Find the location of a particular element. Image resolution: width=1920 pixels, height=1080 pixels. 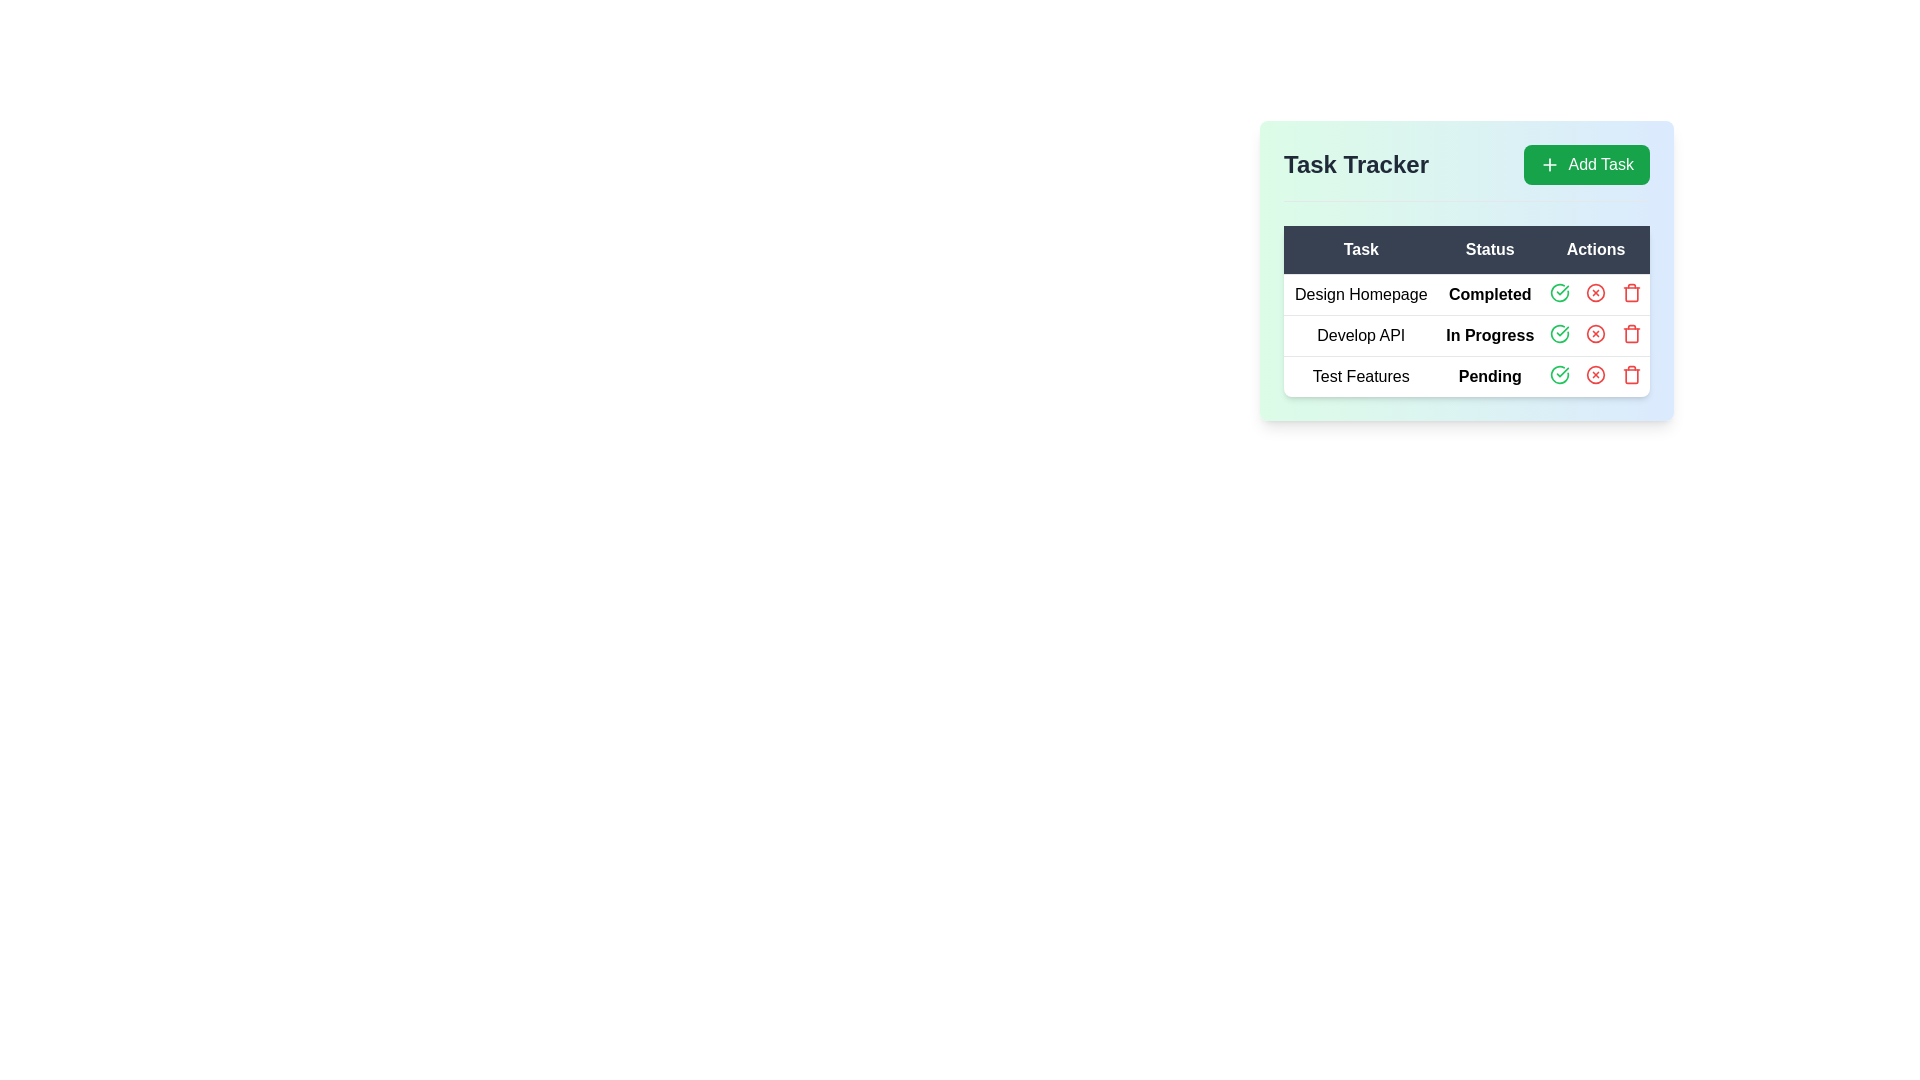

the cancel icon button for the 'Develop API' task in the 'Actions' column of the 'Task Tracker' table is located at coordinates (1595, 333).